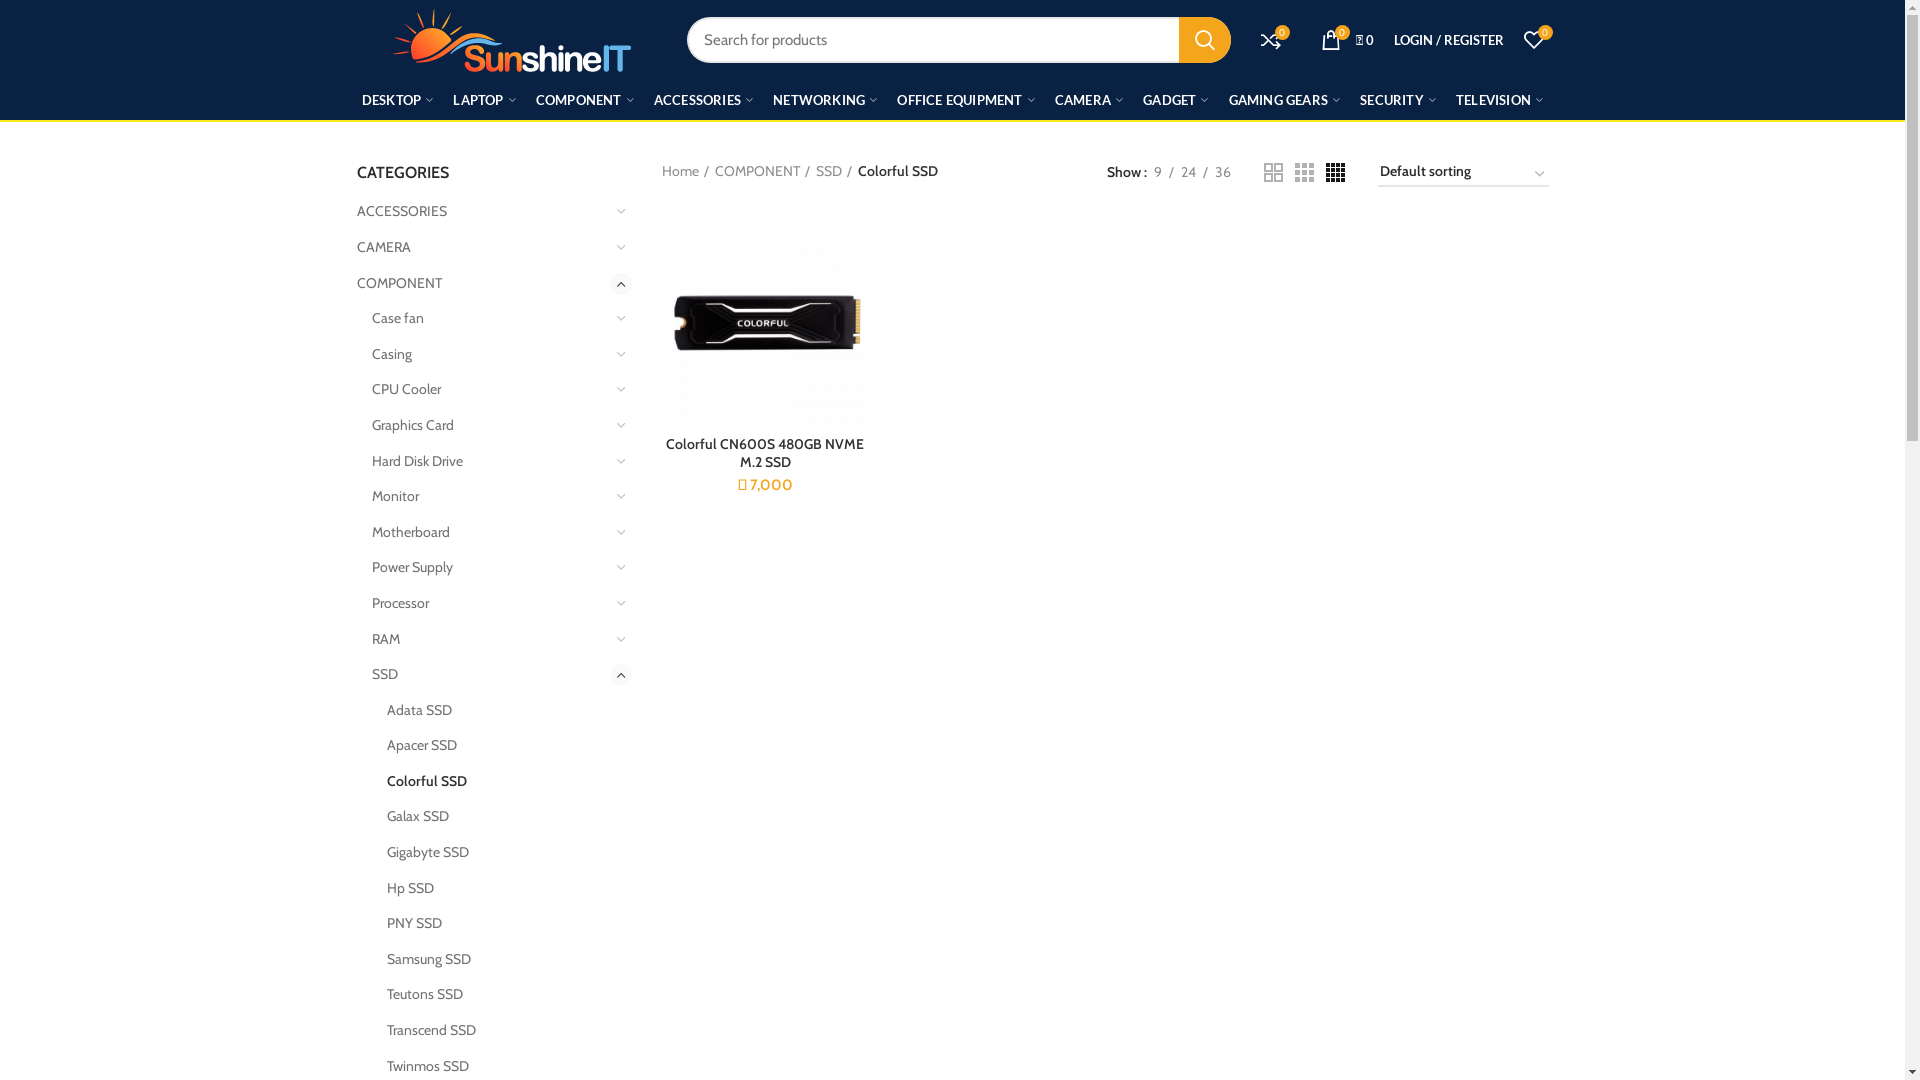  What do you see at coordinates (355, 246) in the screenshot?
I see `'CAMERA'` at bounding box center [355, 246].